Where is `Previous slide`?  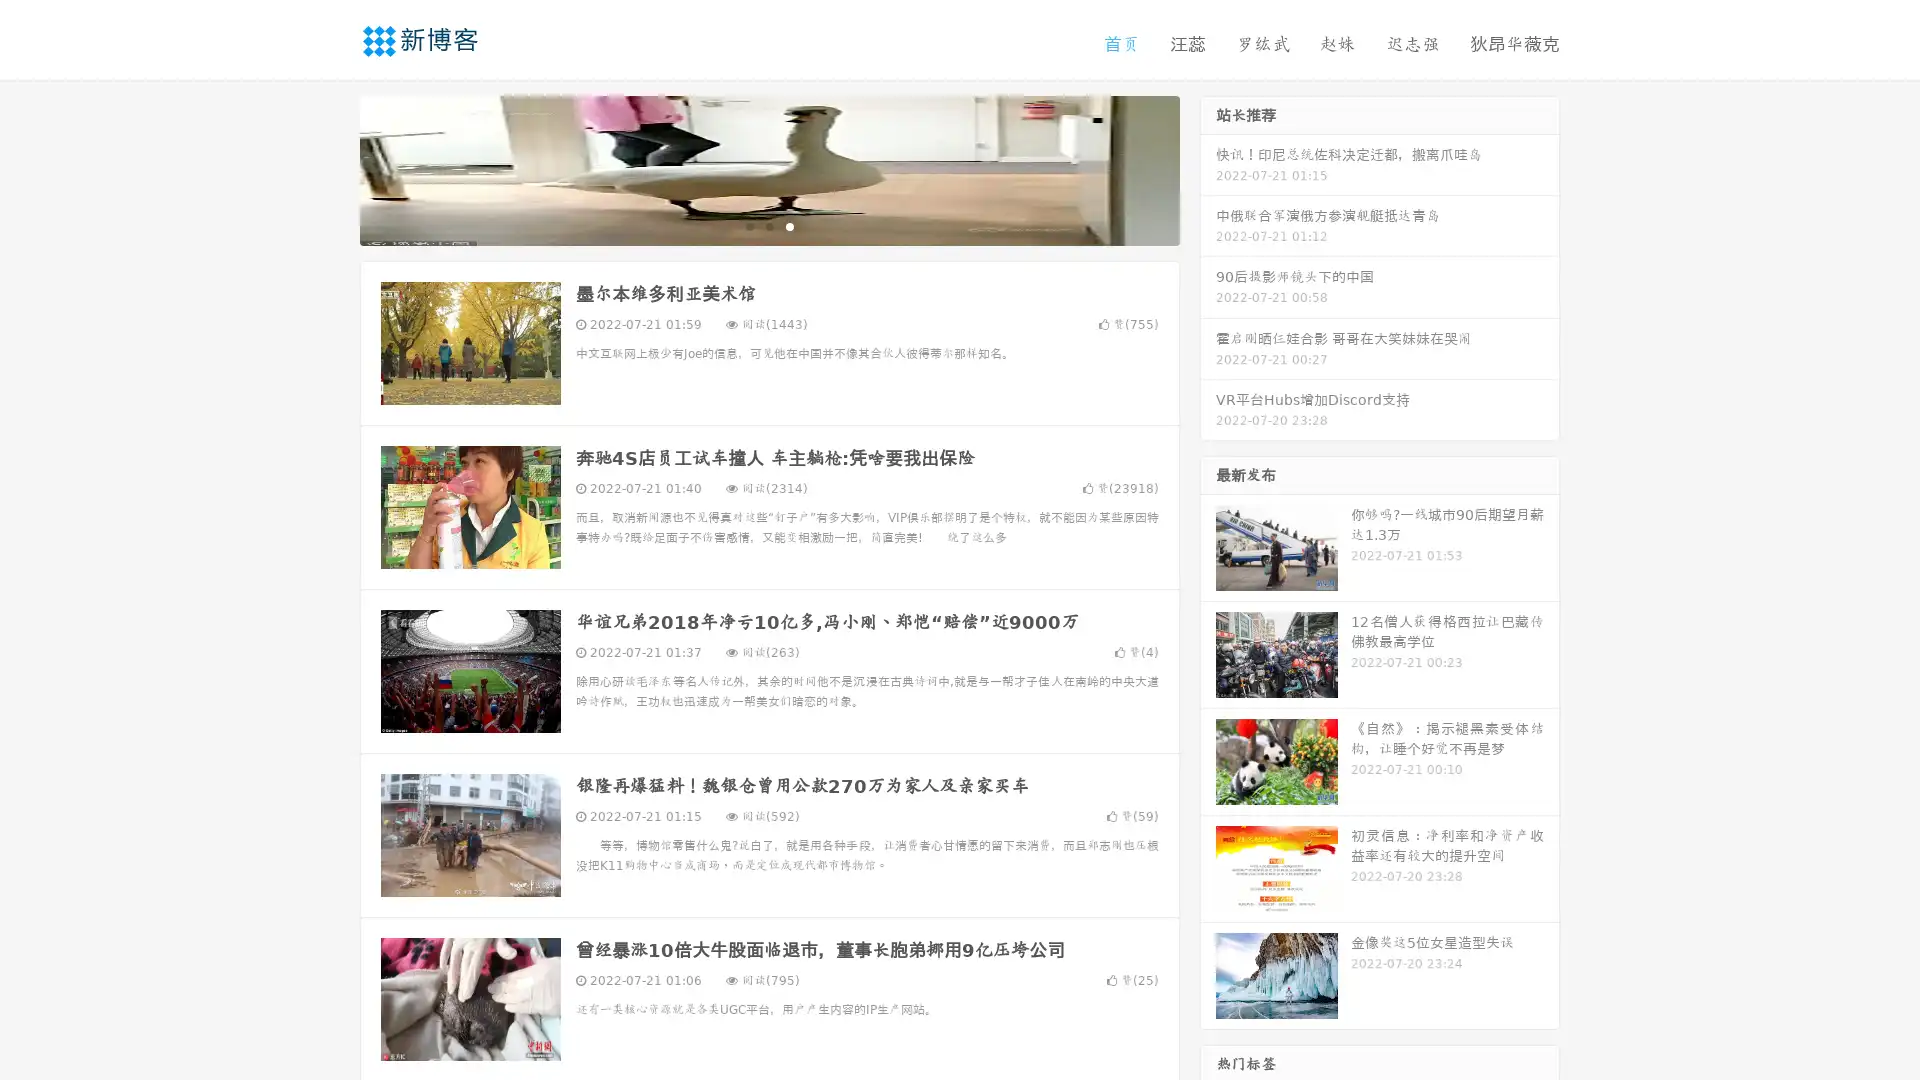 Previous slide is located at coordinates (330, 168).